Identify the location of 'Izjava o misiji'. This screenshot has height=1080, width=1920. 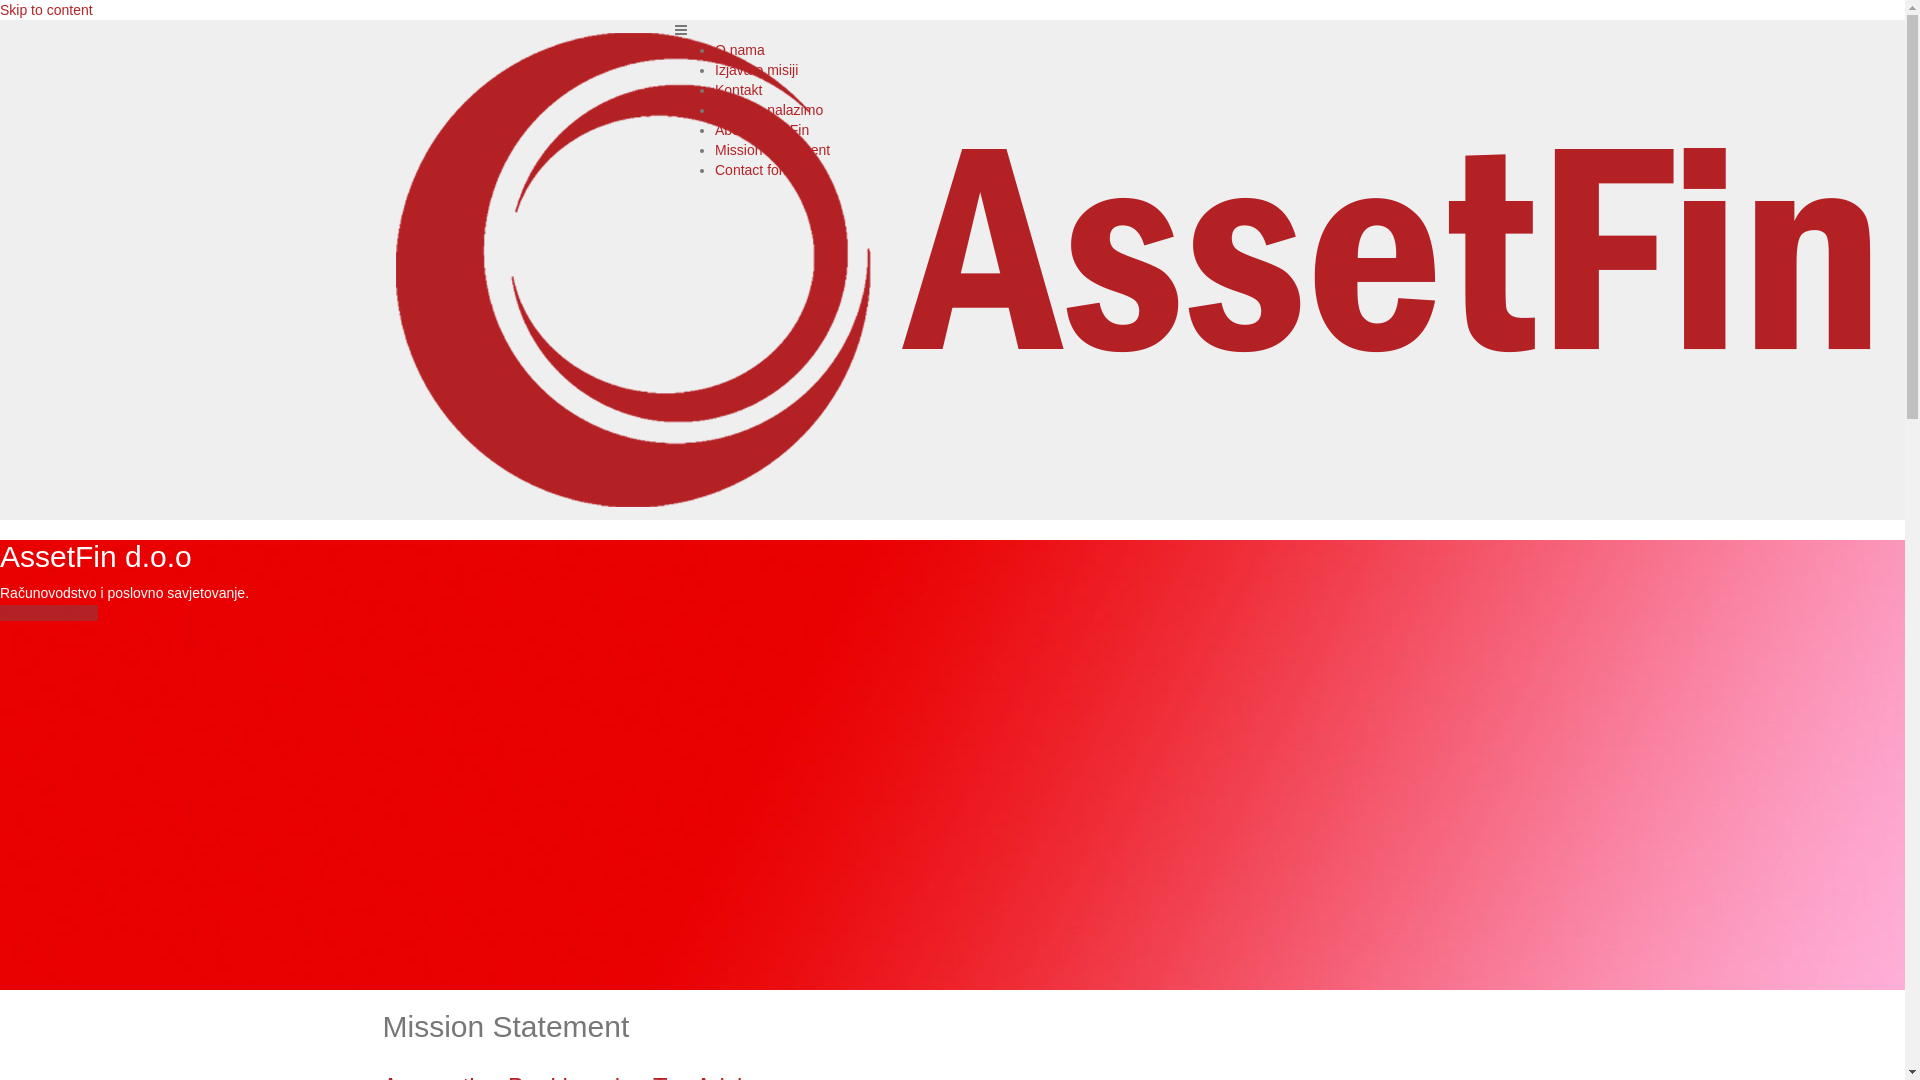
(755, 68).